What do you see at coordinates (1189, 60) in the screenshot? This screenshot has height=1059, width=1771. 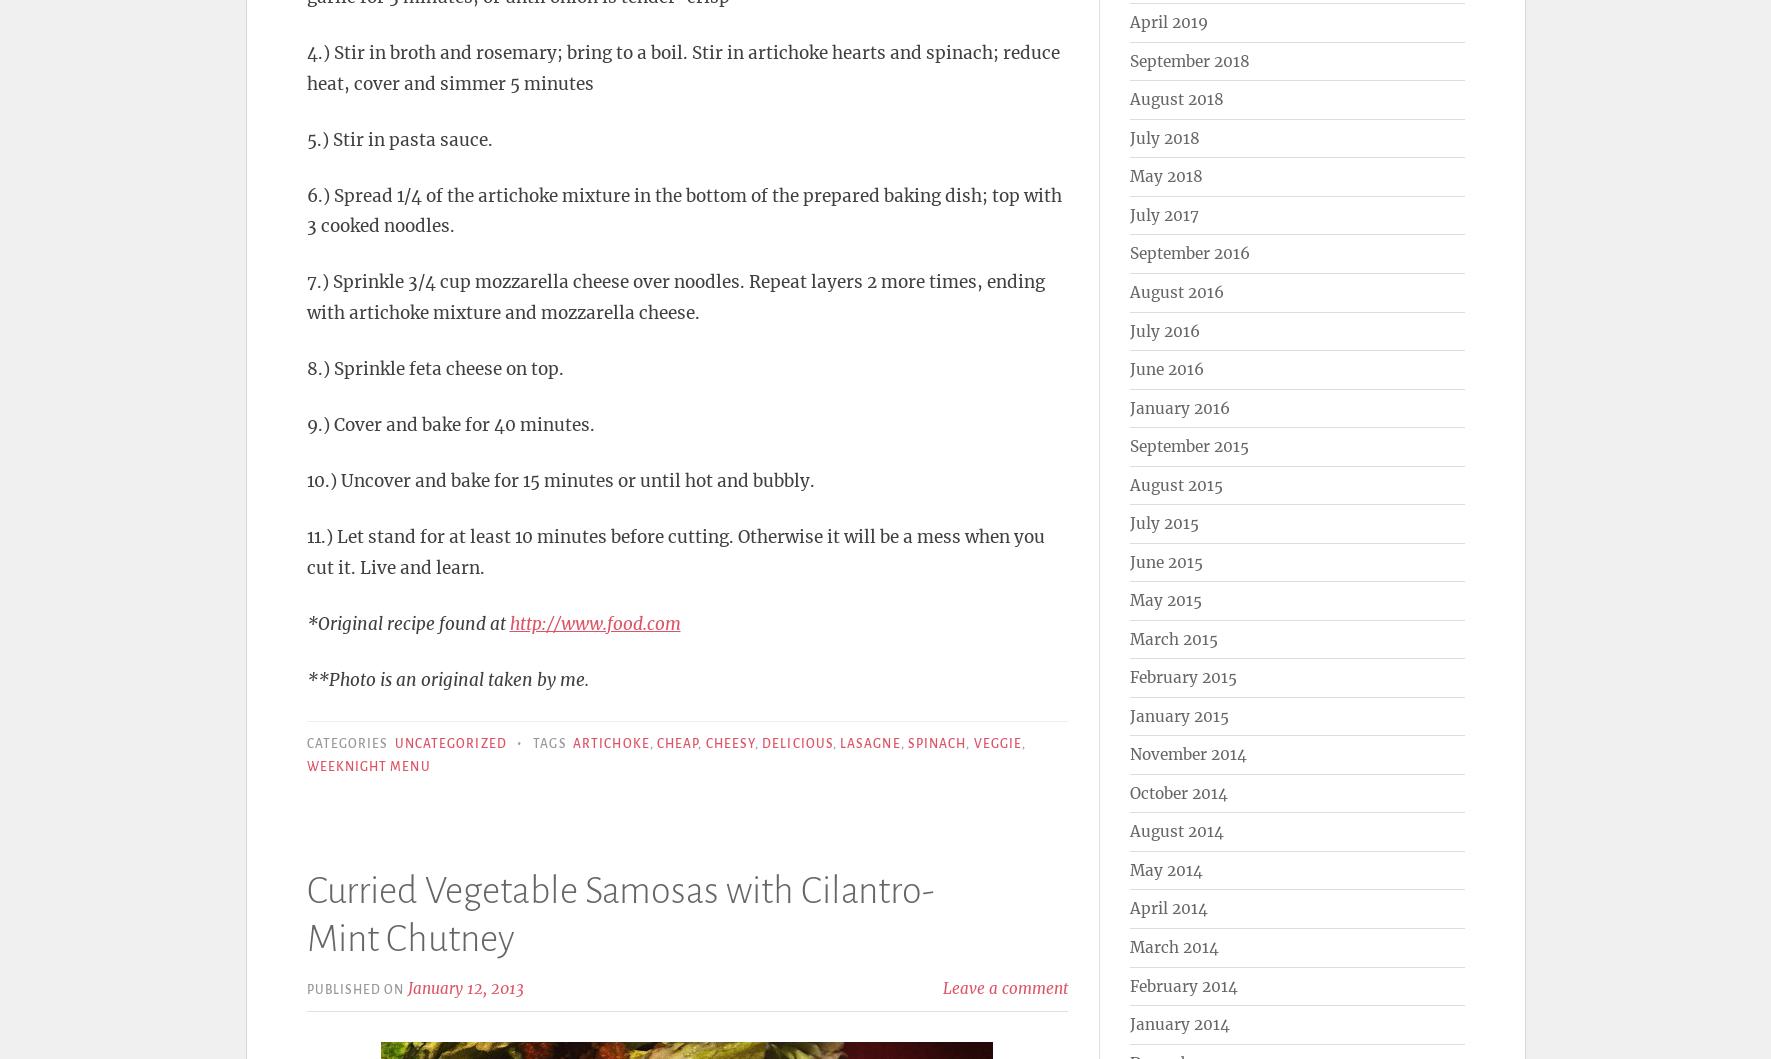 I see `'September 2018'` at bounding box center [1189, 60].